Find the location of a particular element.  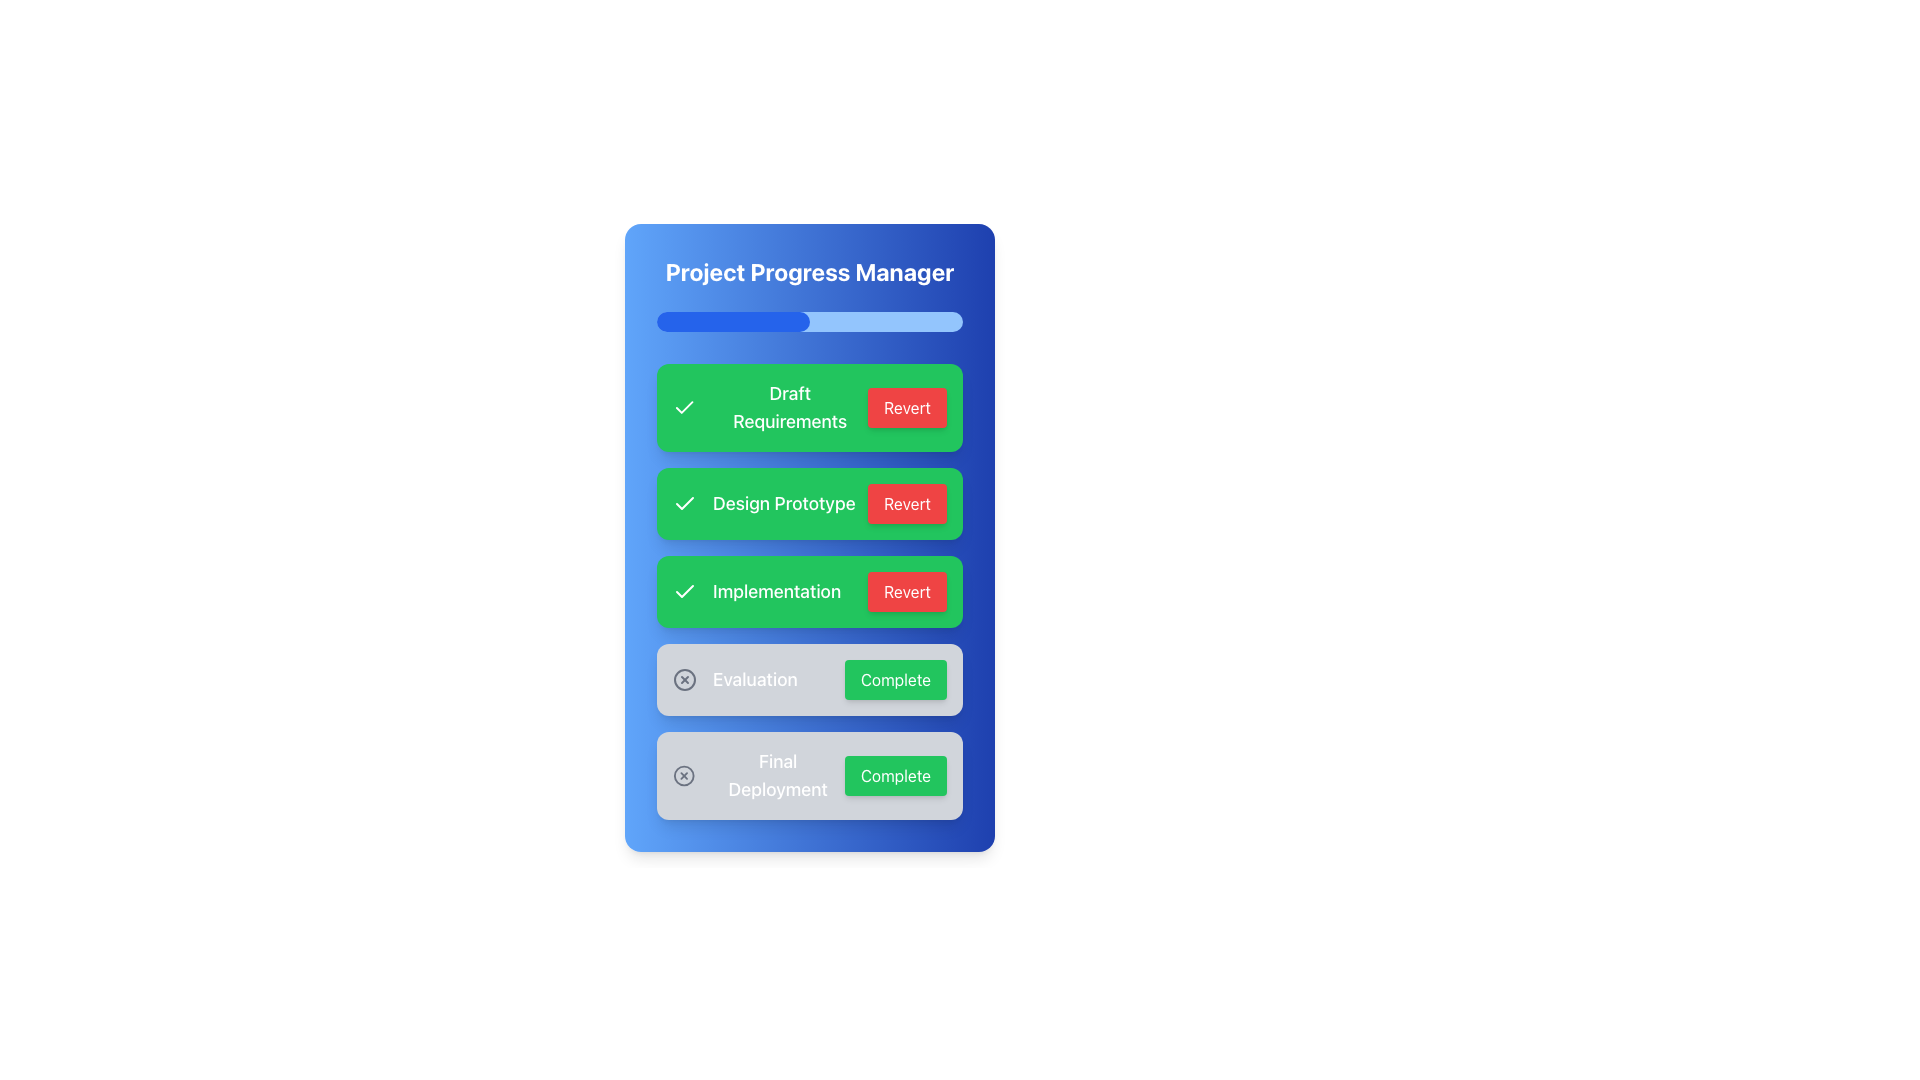

progress bar is located at coordinates (931, 320).